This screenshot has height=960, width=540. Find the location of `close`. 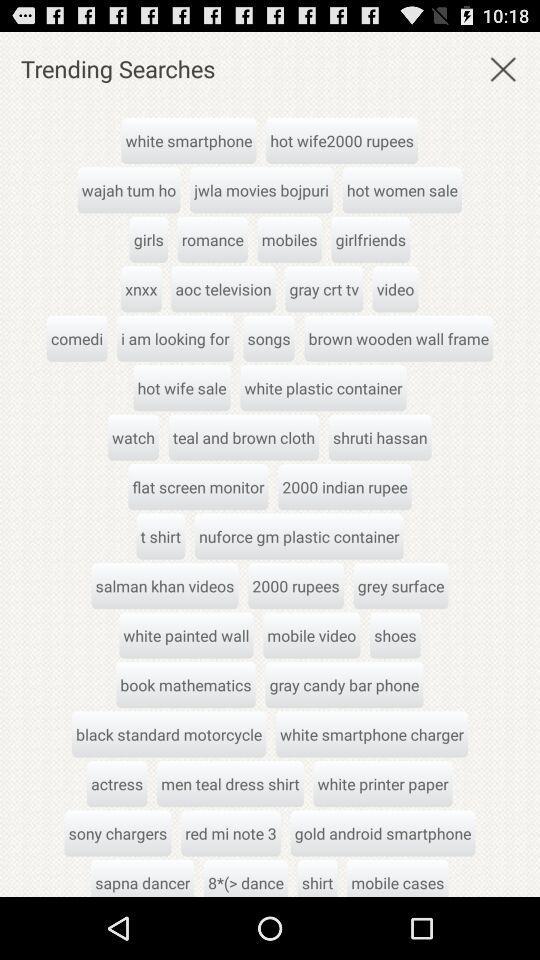

close is located at coordinates (502, 68).